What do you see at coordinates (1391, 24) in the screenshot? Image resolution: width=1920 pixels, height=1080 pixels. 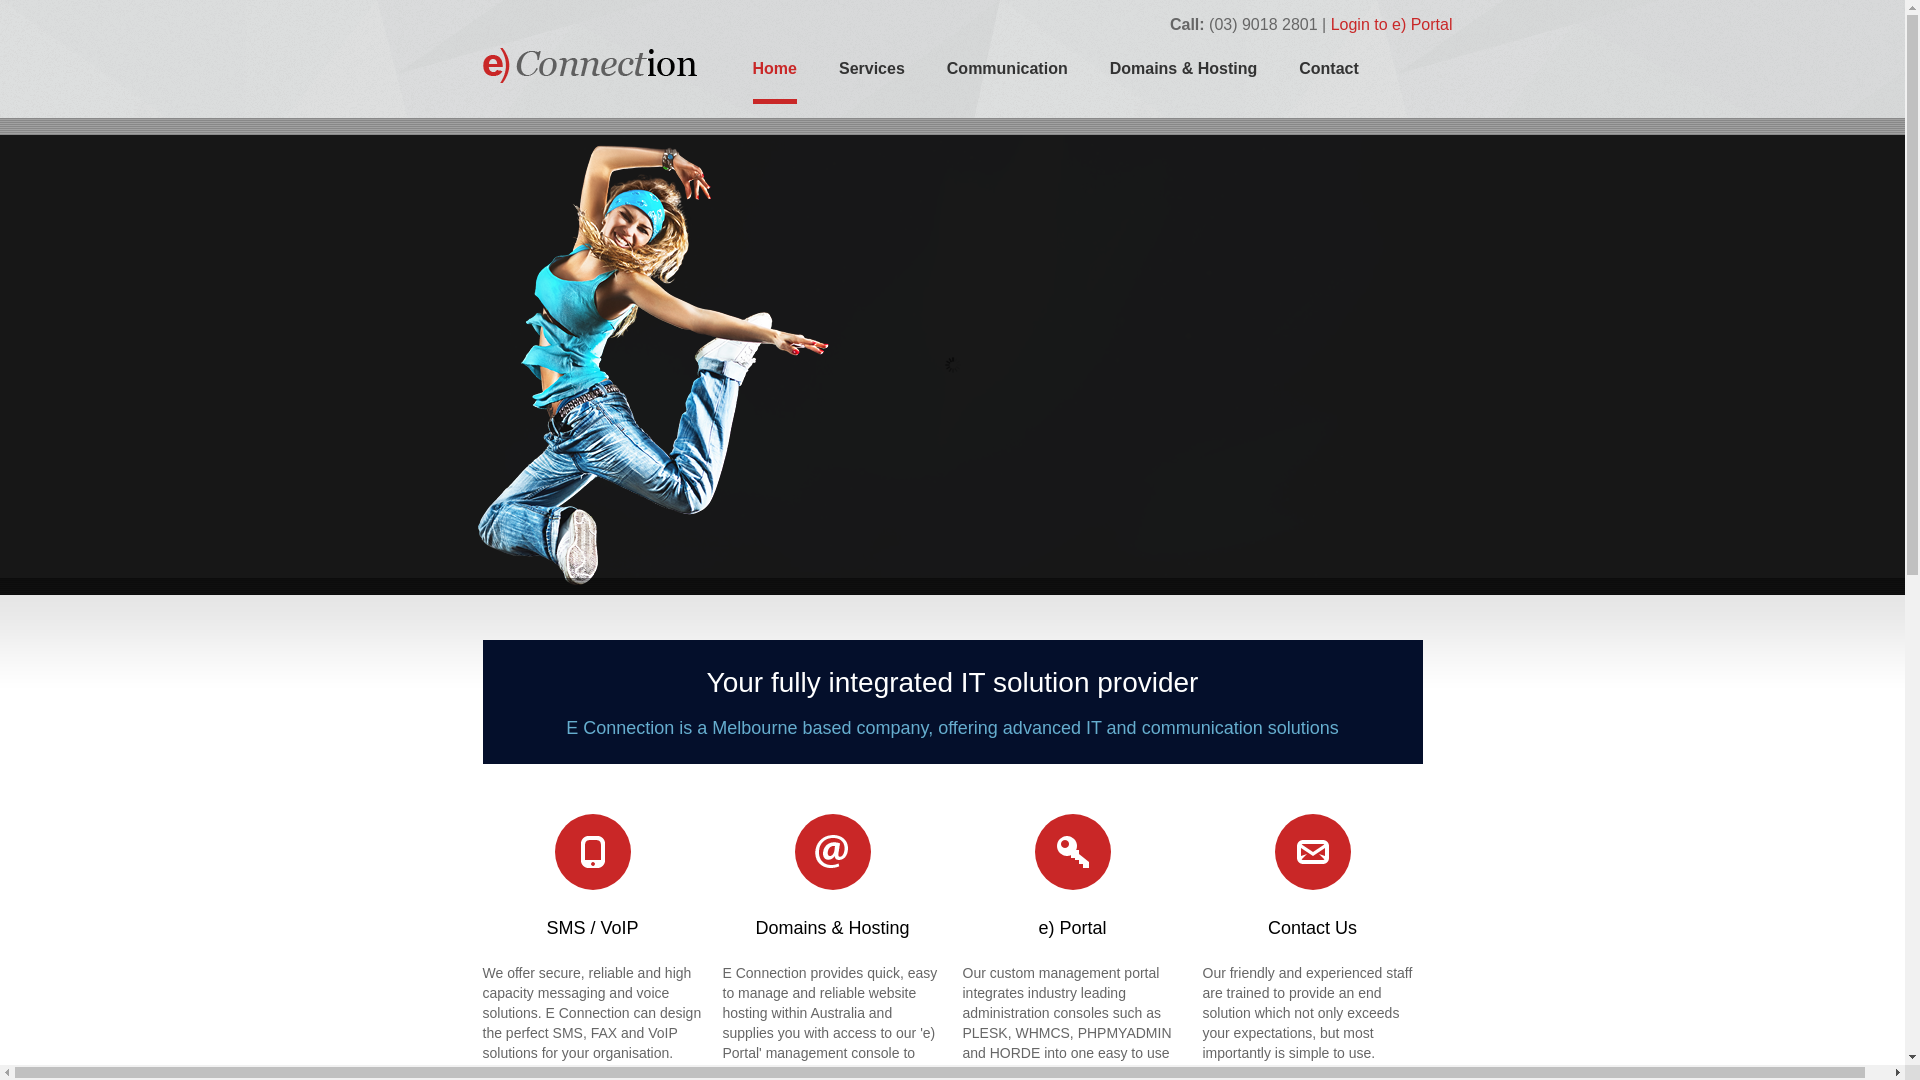 I see `'Login to e) Portal'` at bounding box center [1391, 24].